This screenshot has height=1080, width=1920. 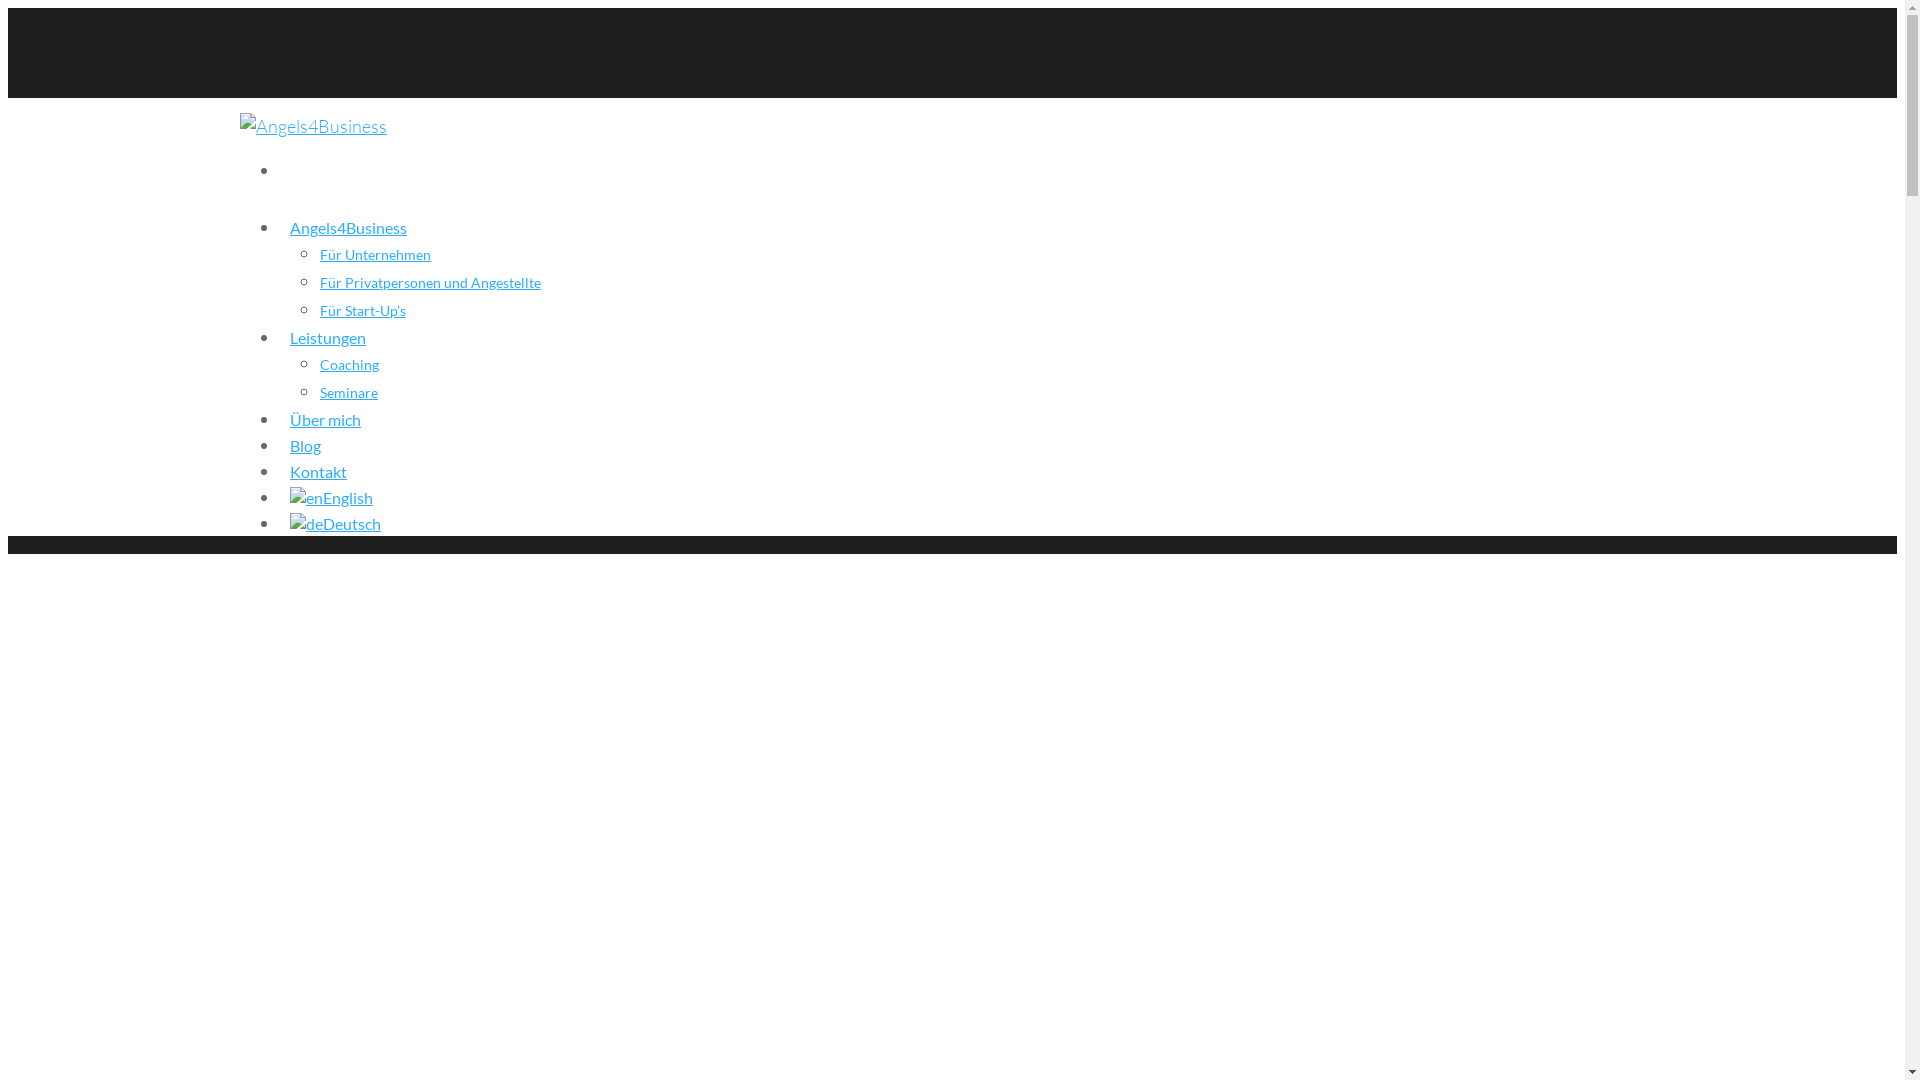 What do you see at coordinates (349, 364) in the screenshot?
I see `'Coaching'` at bounding box center [349, 364].